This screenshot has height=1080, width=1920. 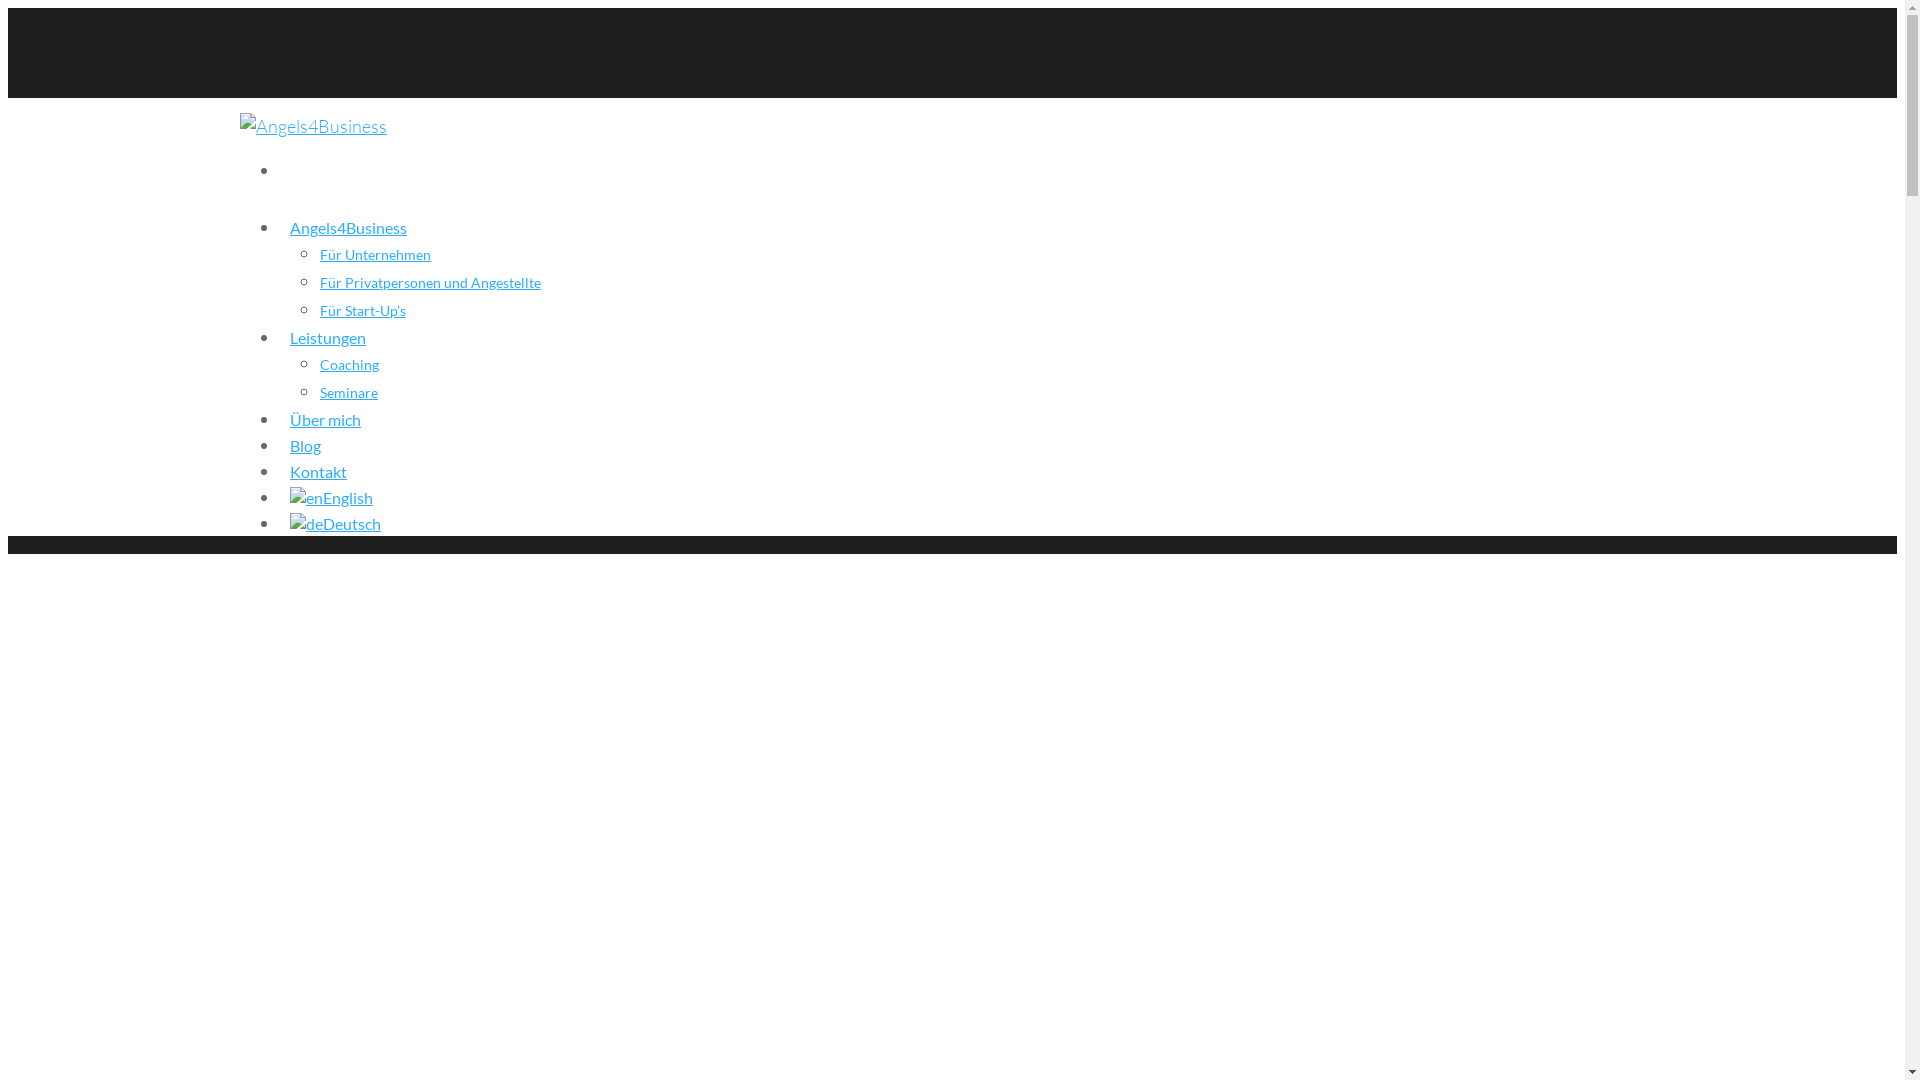 What do you see at coordinates (349, 364) in the screenshot?
I see `'Coaching'` at bounding box center [349, 364].